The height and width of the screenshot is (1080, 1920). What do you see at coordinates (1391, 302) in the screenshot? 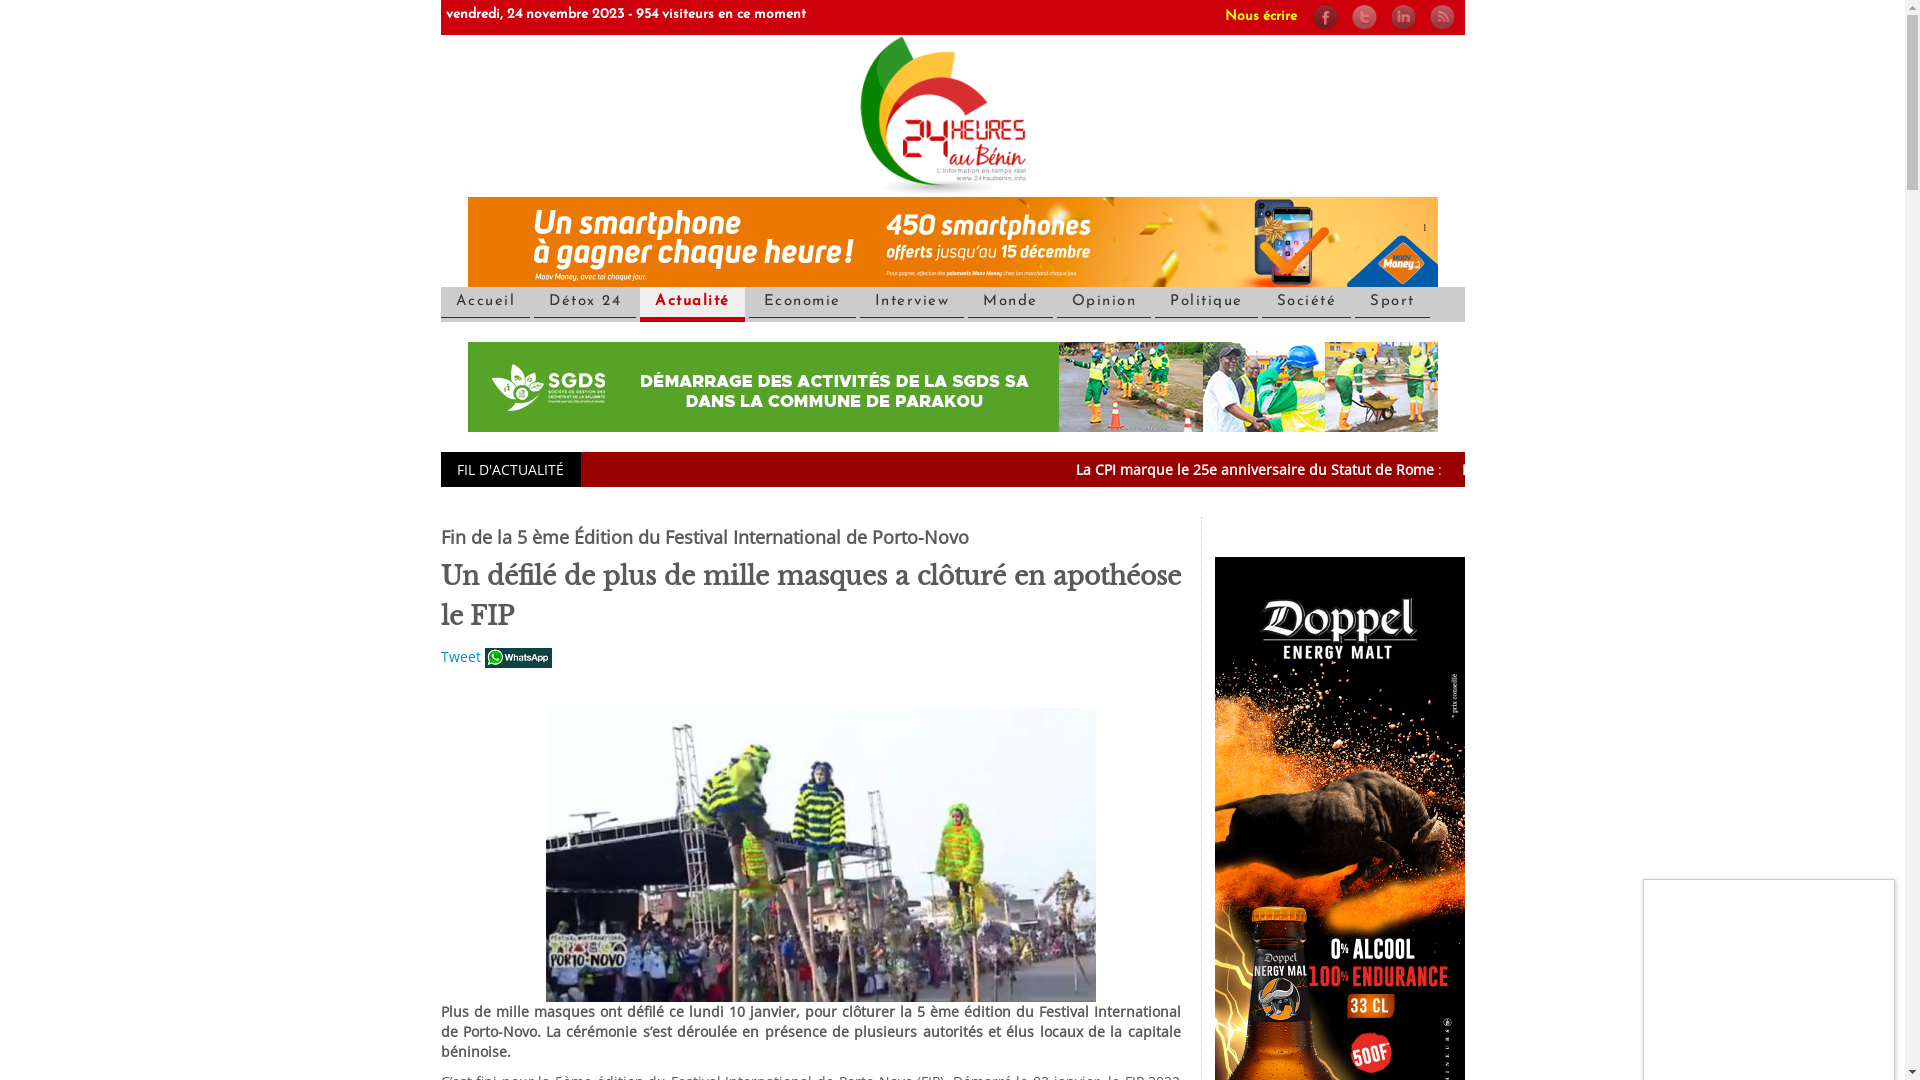
I see `'Sport'` at bounding box center [1391, 302].